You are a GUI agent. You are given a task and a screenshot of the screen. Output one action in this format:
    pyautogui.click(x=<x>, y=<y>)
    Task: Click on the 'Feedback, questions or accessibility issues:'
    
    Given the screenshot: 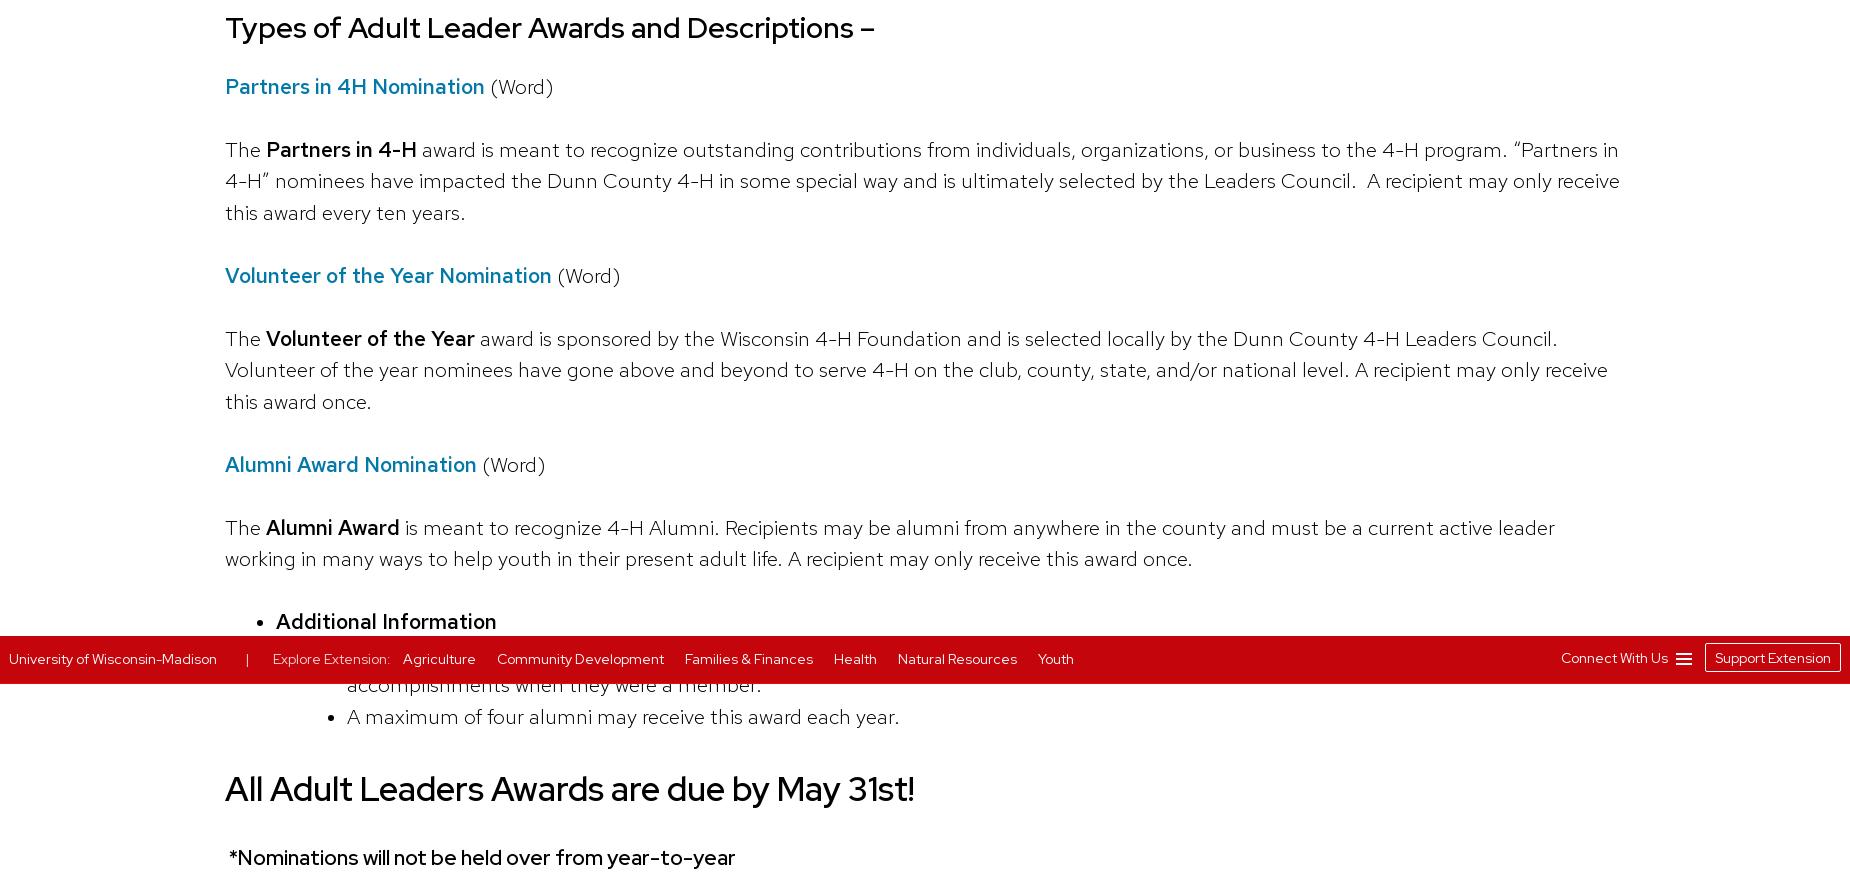 What is the action you would take?
    pyautogui.click(x=546, y=78)
    